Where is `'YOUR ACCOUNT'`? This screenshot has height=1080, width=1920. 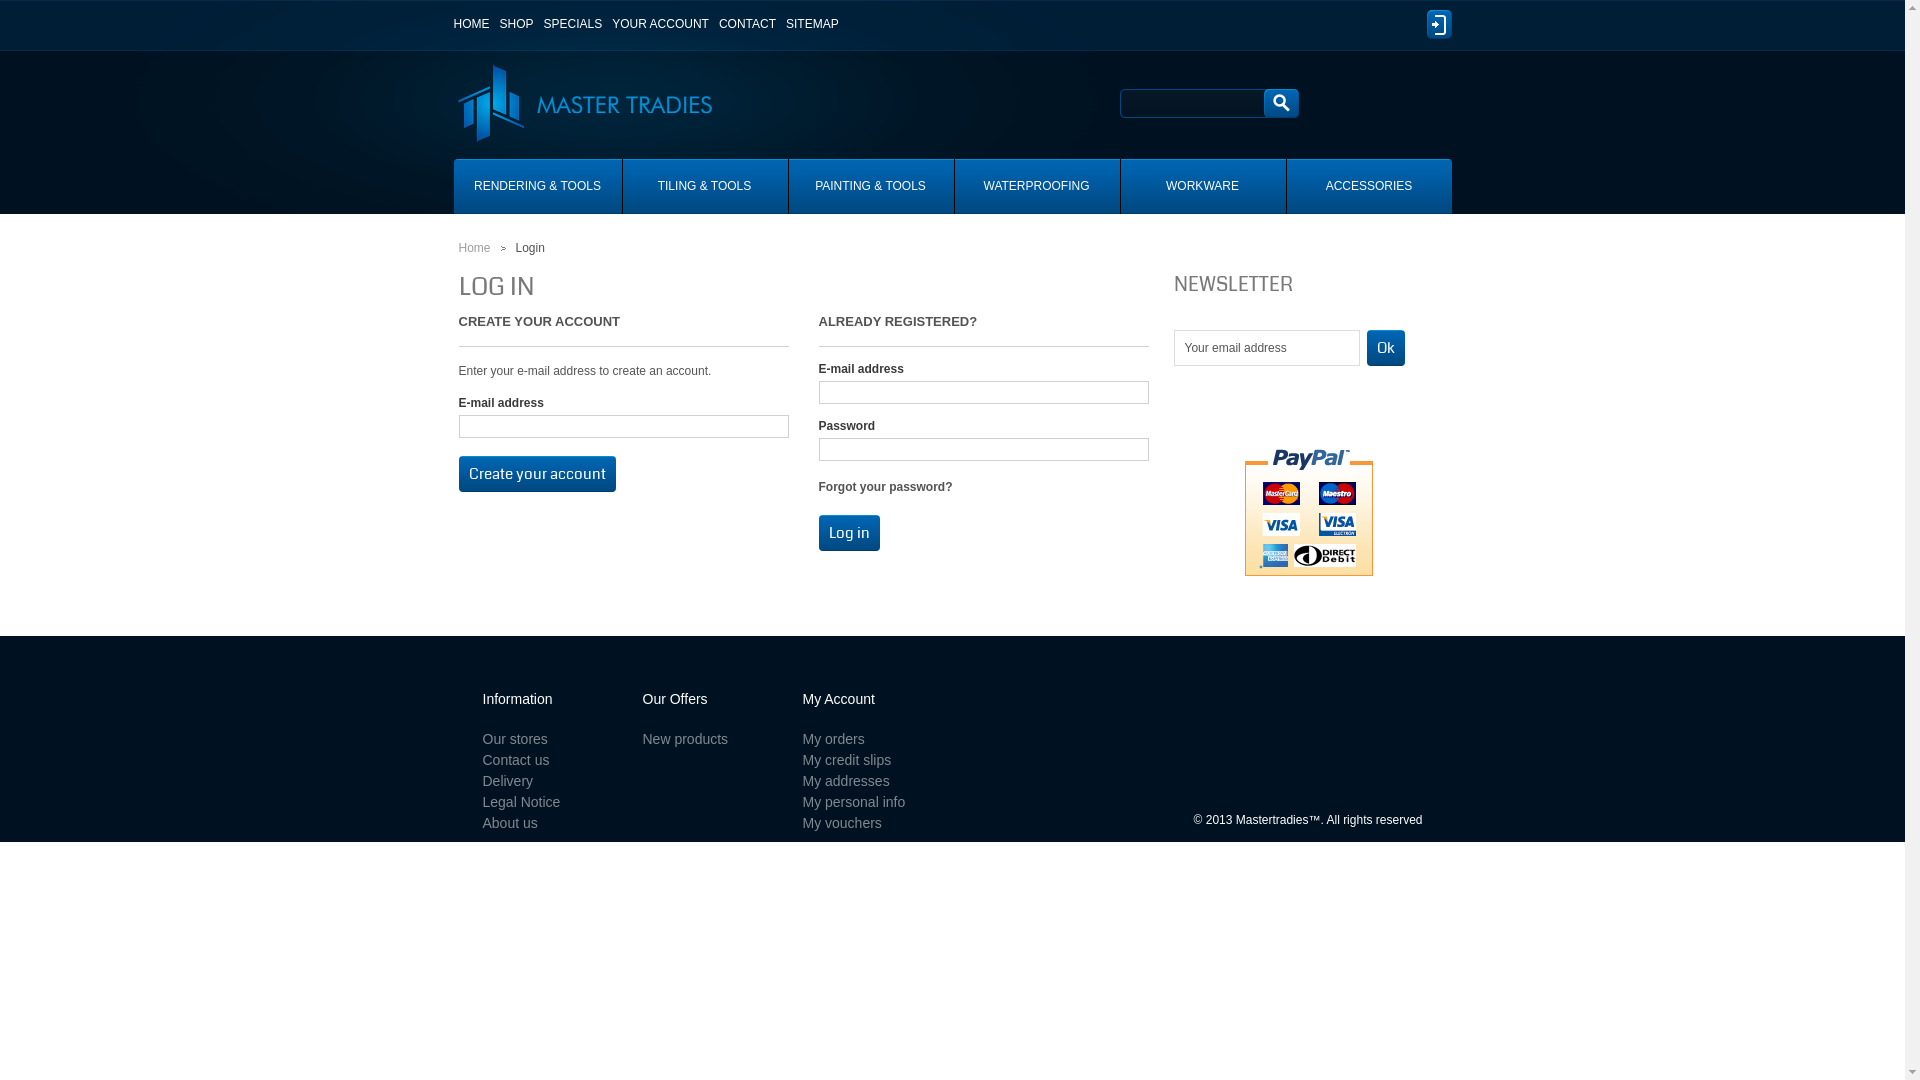
'YOUR ACCOUNT' is located at coordinates (660, 23).